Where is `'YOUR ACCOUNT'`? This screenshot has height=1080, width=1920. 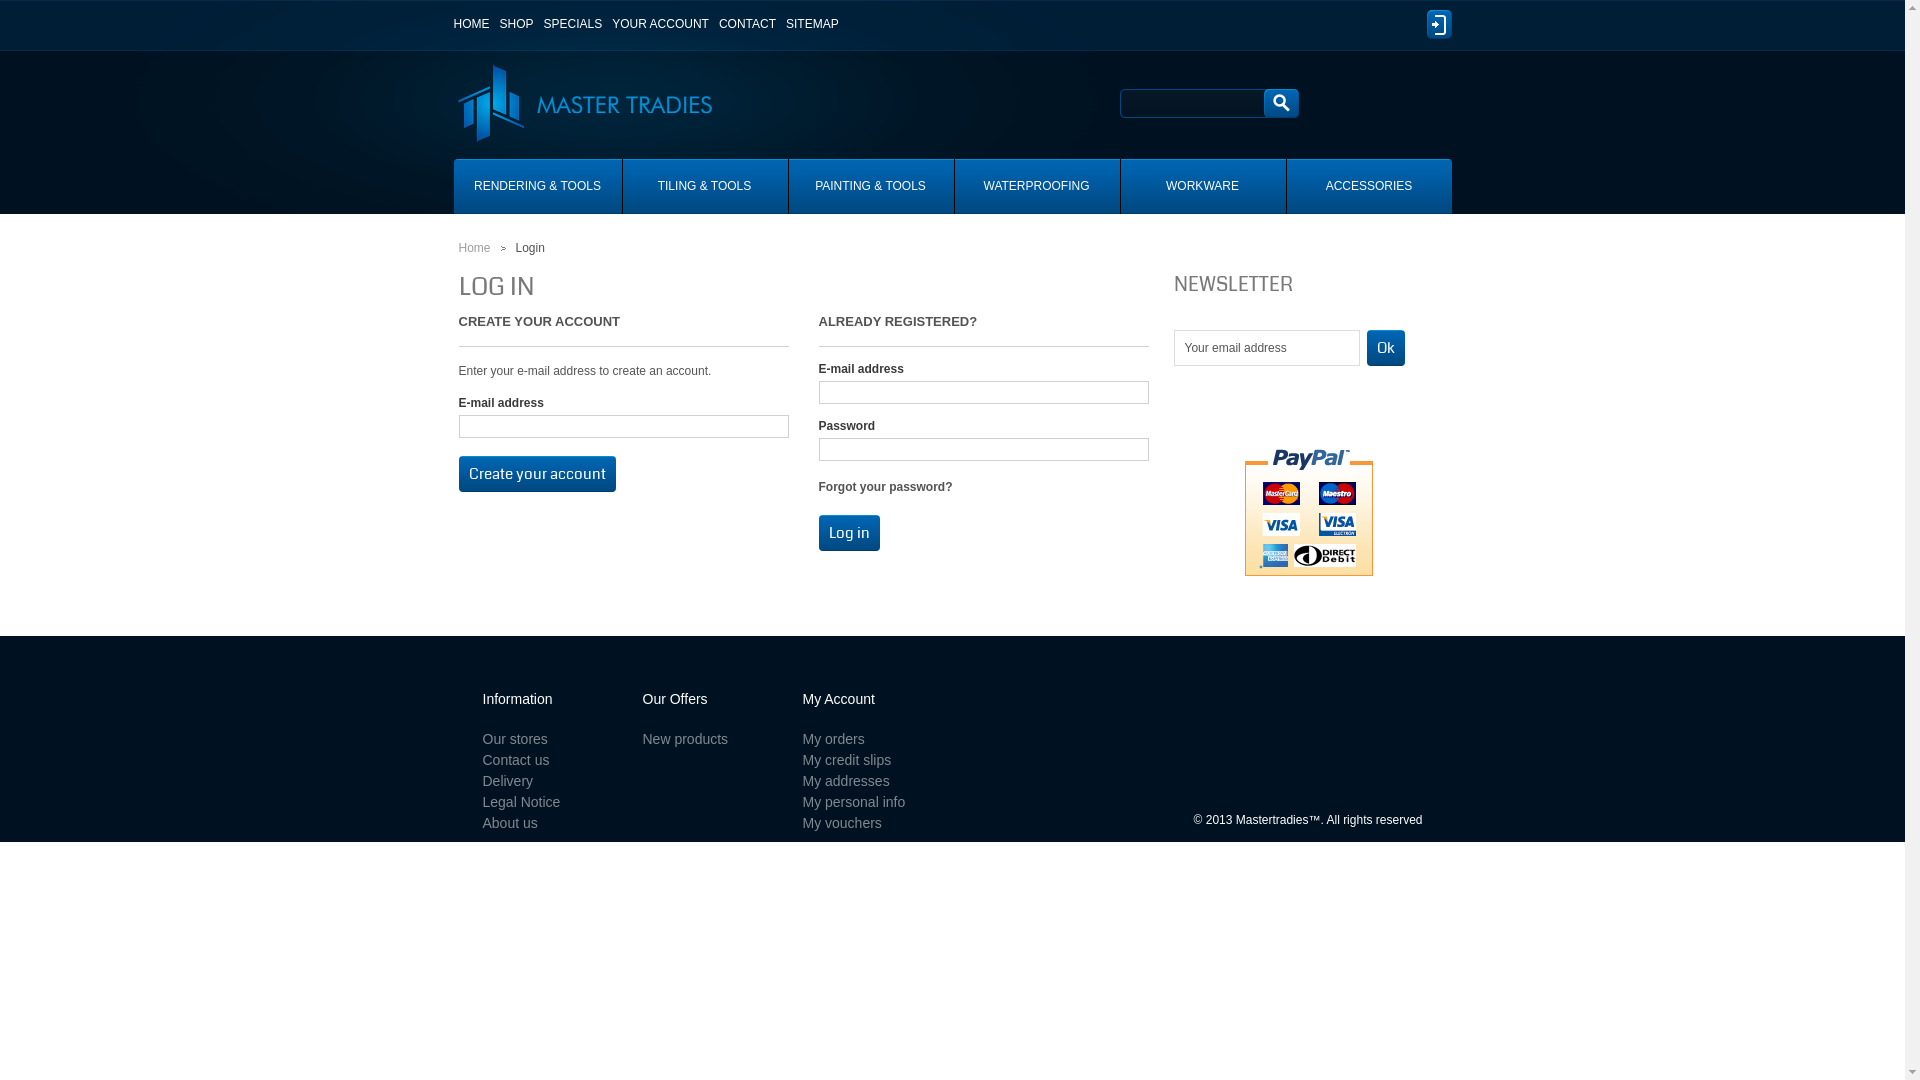
'YOUR ACCOUNT' is located at coordinates (660, 23).